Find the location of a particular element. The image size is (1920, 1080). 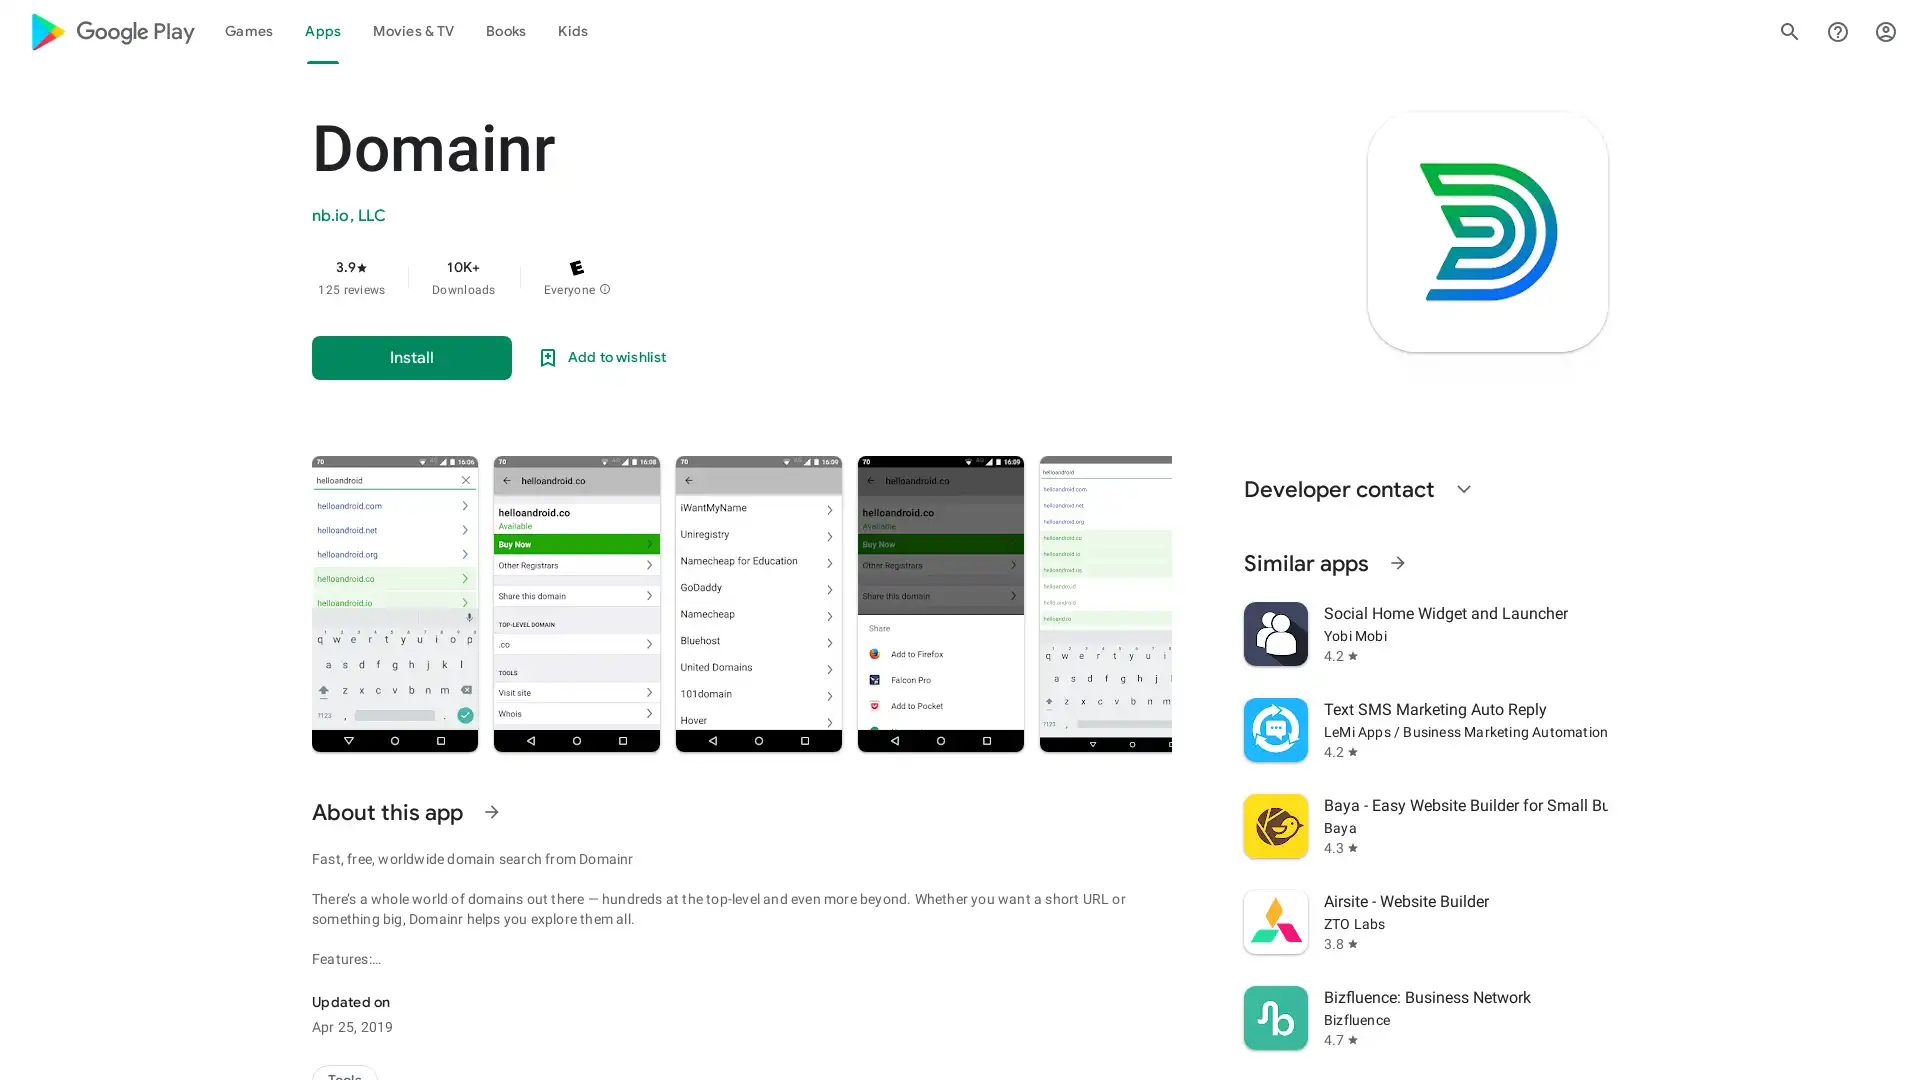

Screenshot image is located at coordinates (939, 603).